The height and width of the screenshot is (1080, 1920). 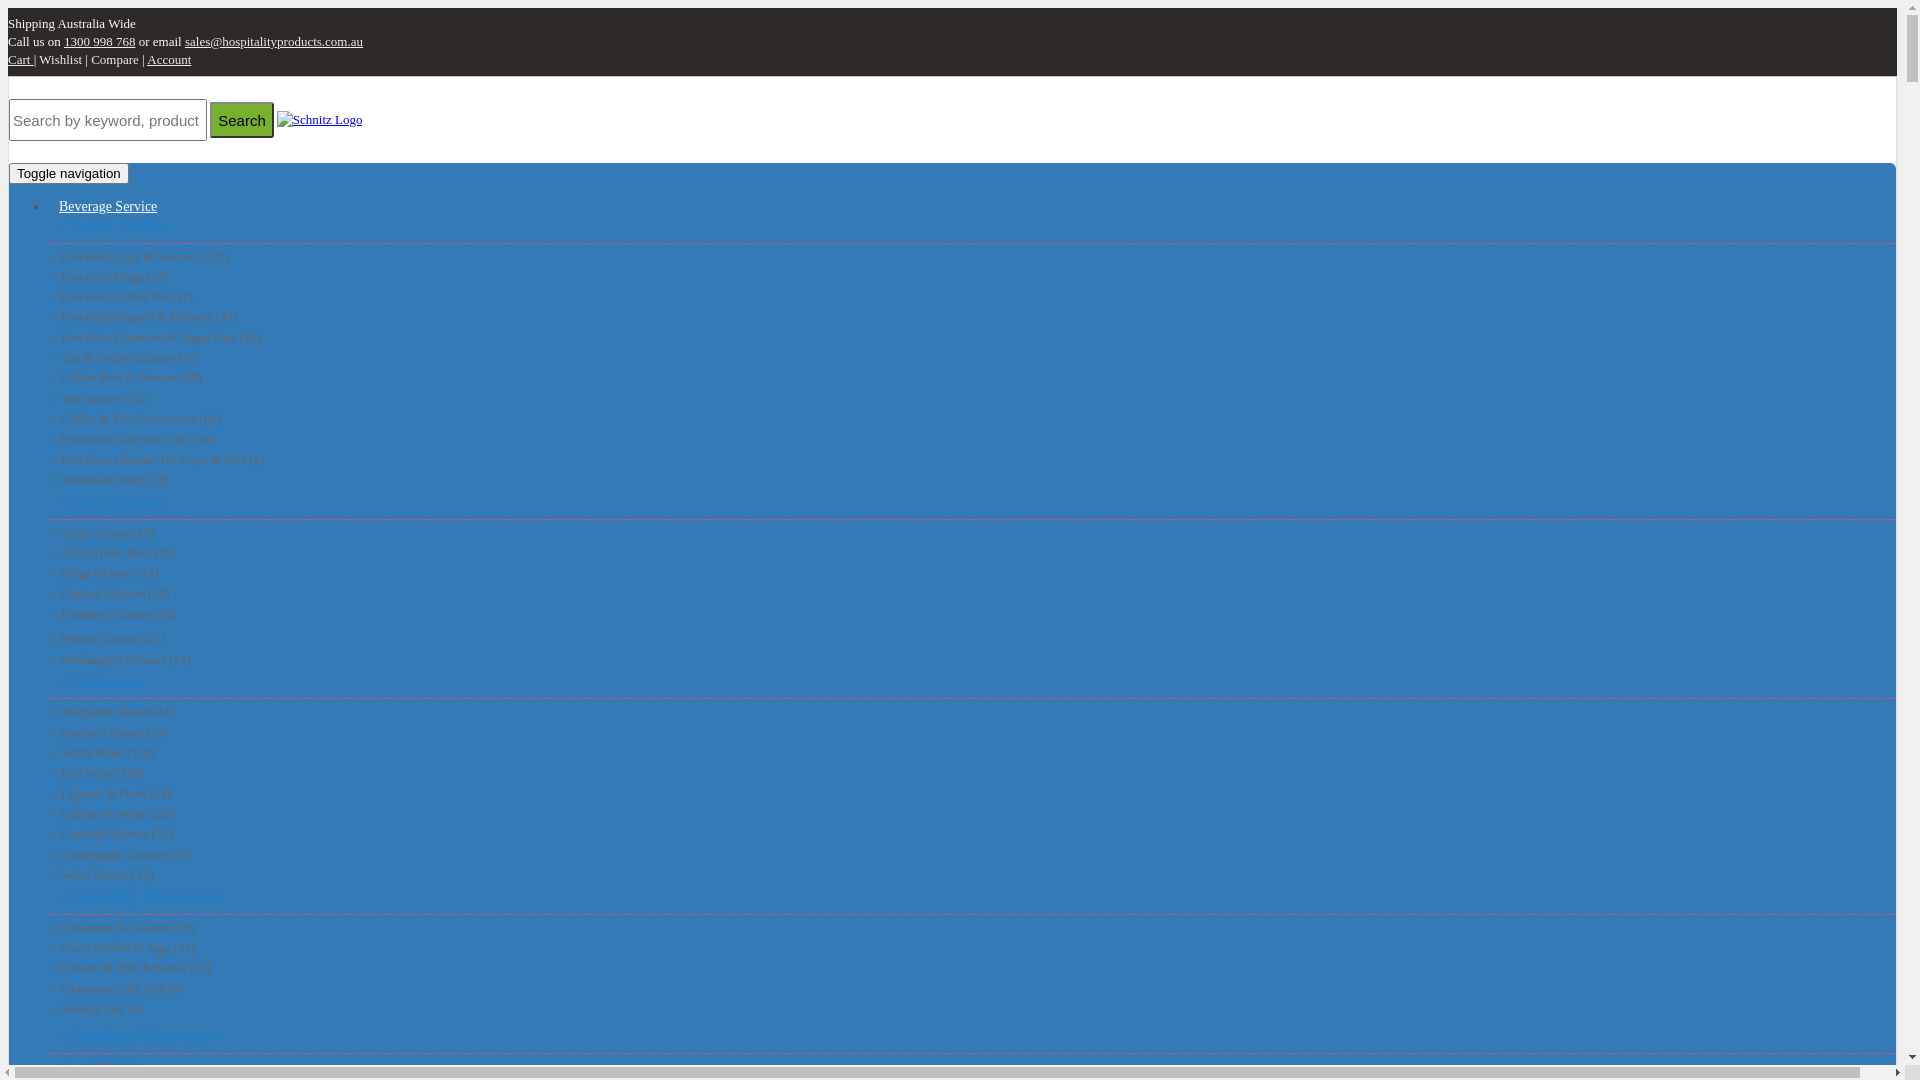 I want to click on 'Beverage Service', so click(x=106, y=204).